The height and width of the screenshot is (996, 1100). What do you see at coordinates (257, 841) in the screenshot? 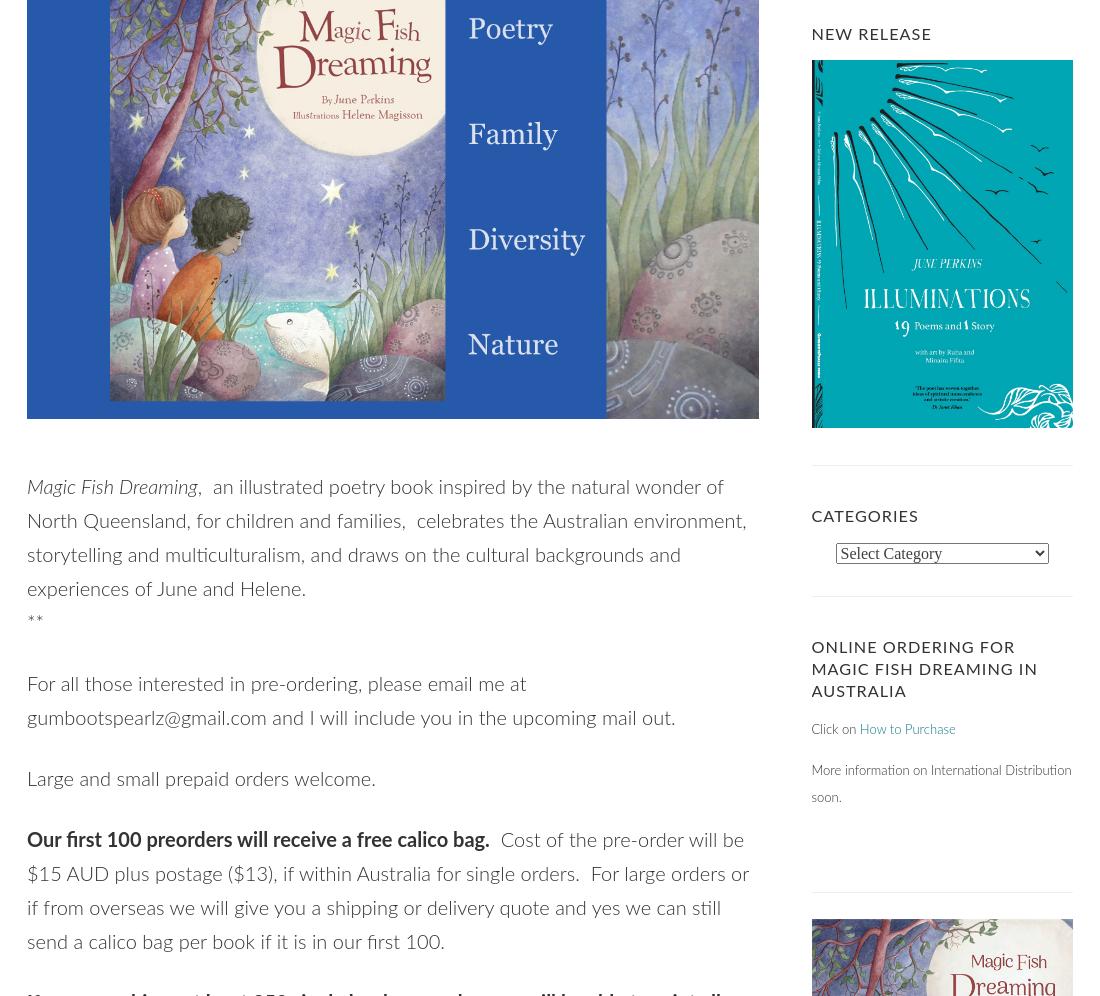
I see `'Our first 100 preorders will receive a free calico bag.'` at bounding box center [257, 841].